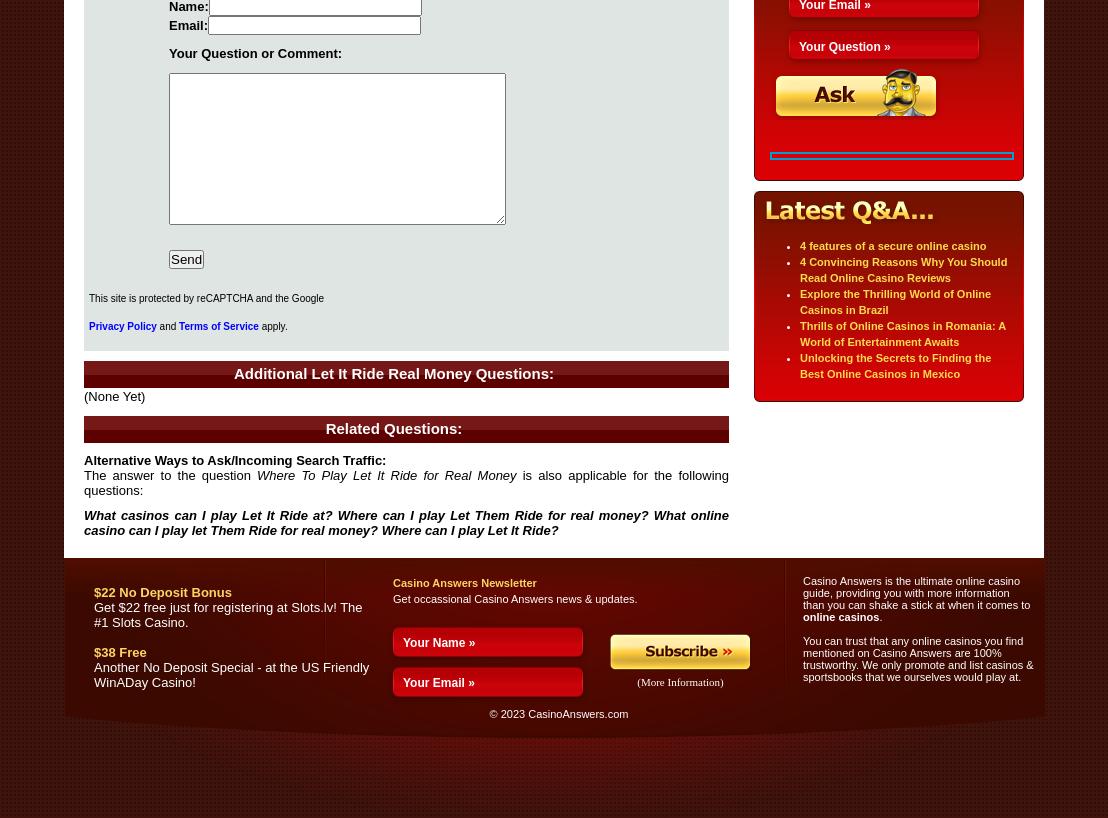 The width and height of the screenshot is (1108, 818). I want to click on 'Unlocking the Secrets to Finding the Best Online Casinos in Mexico', so click(894, 365).